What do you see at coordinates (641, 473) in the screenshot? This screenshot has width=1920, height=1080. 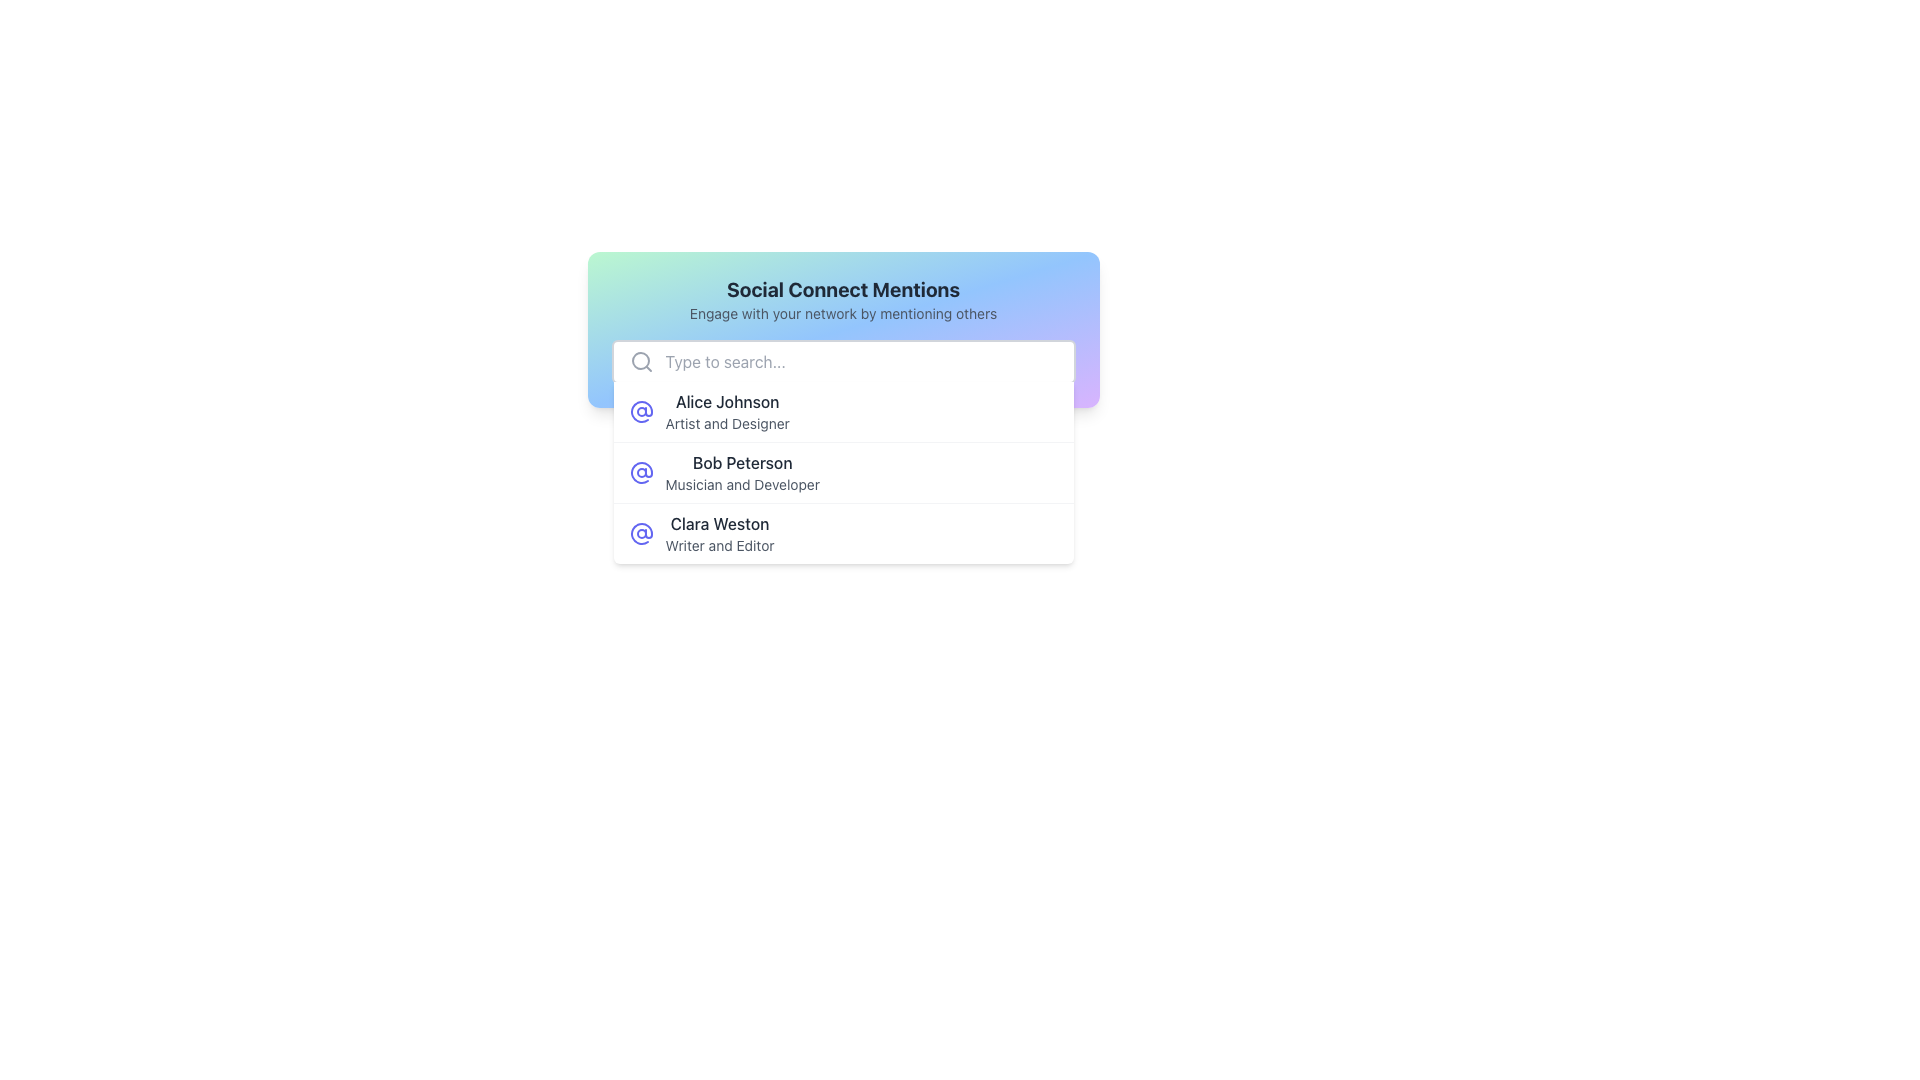 I see `the email or online mention indicator icon for 'Bob Peterson', located next to the text 'Bob Peterson Musician and Developer' in the vertical selection menu` at bounding box center [641, 473].